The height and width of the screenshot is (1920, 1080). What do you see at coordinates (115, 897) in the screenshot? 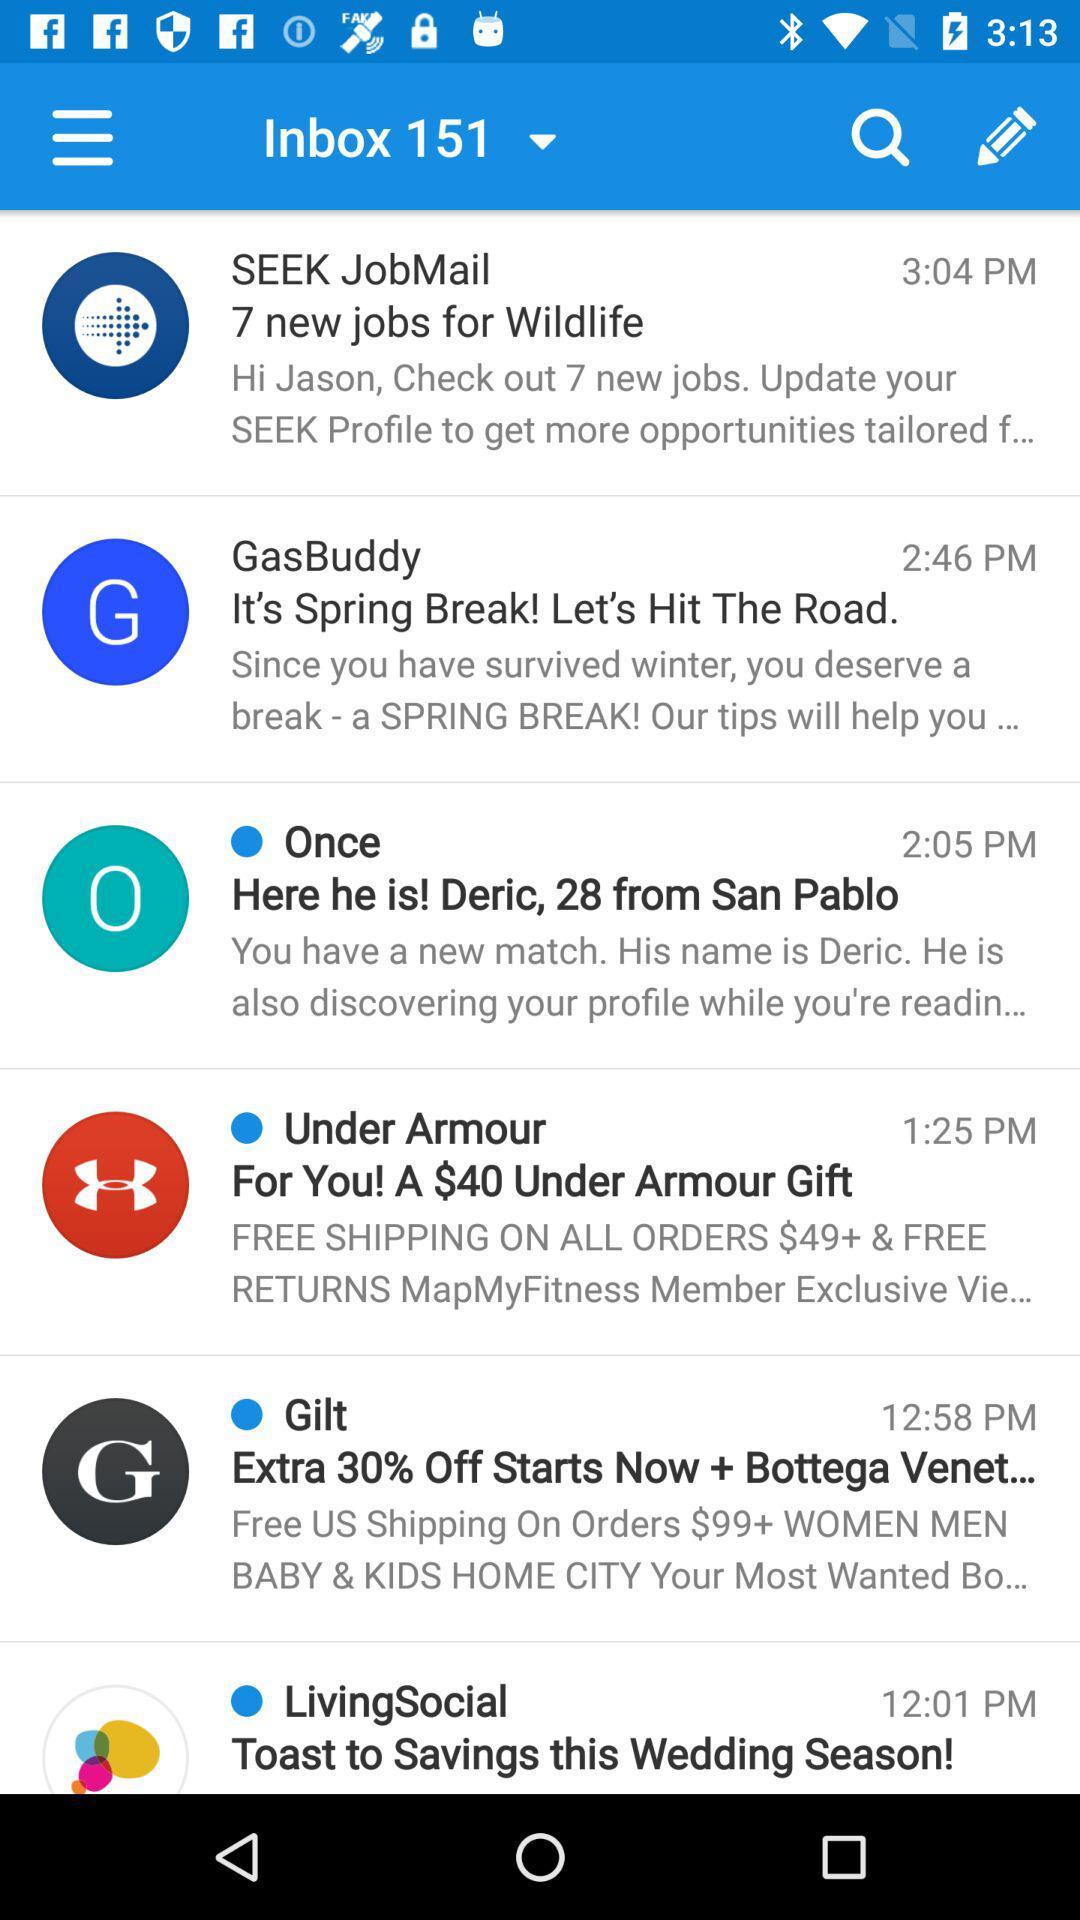
I see `open info about that sender` at bounding box center [115, 897].